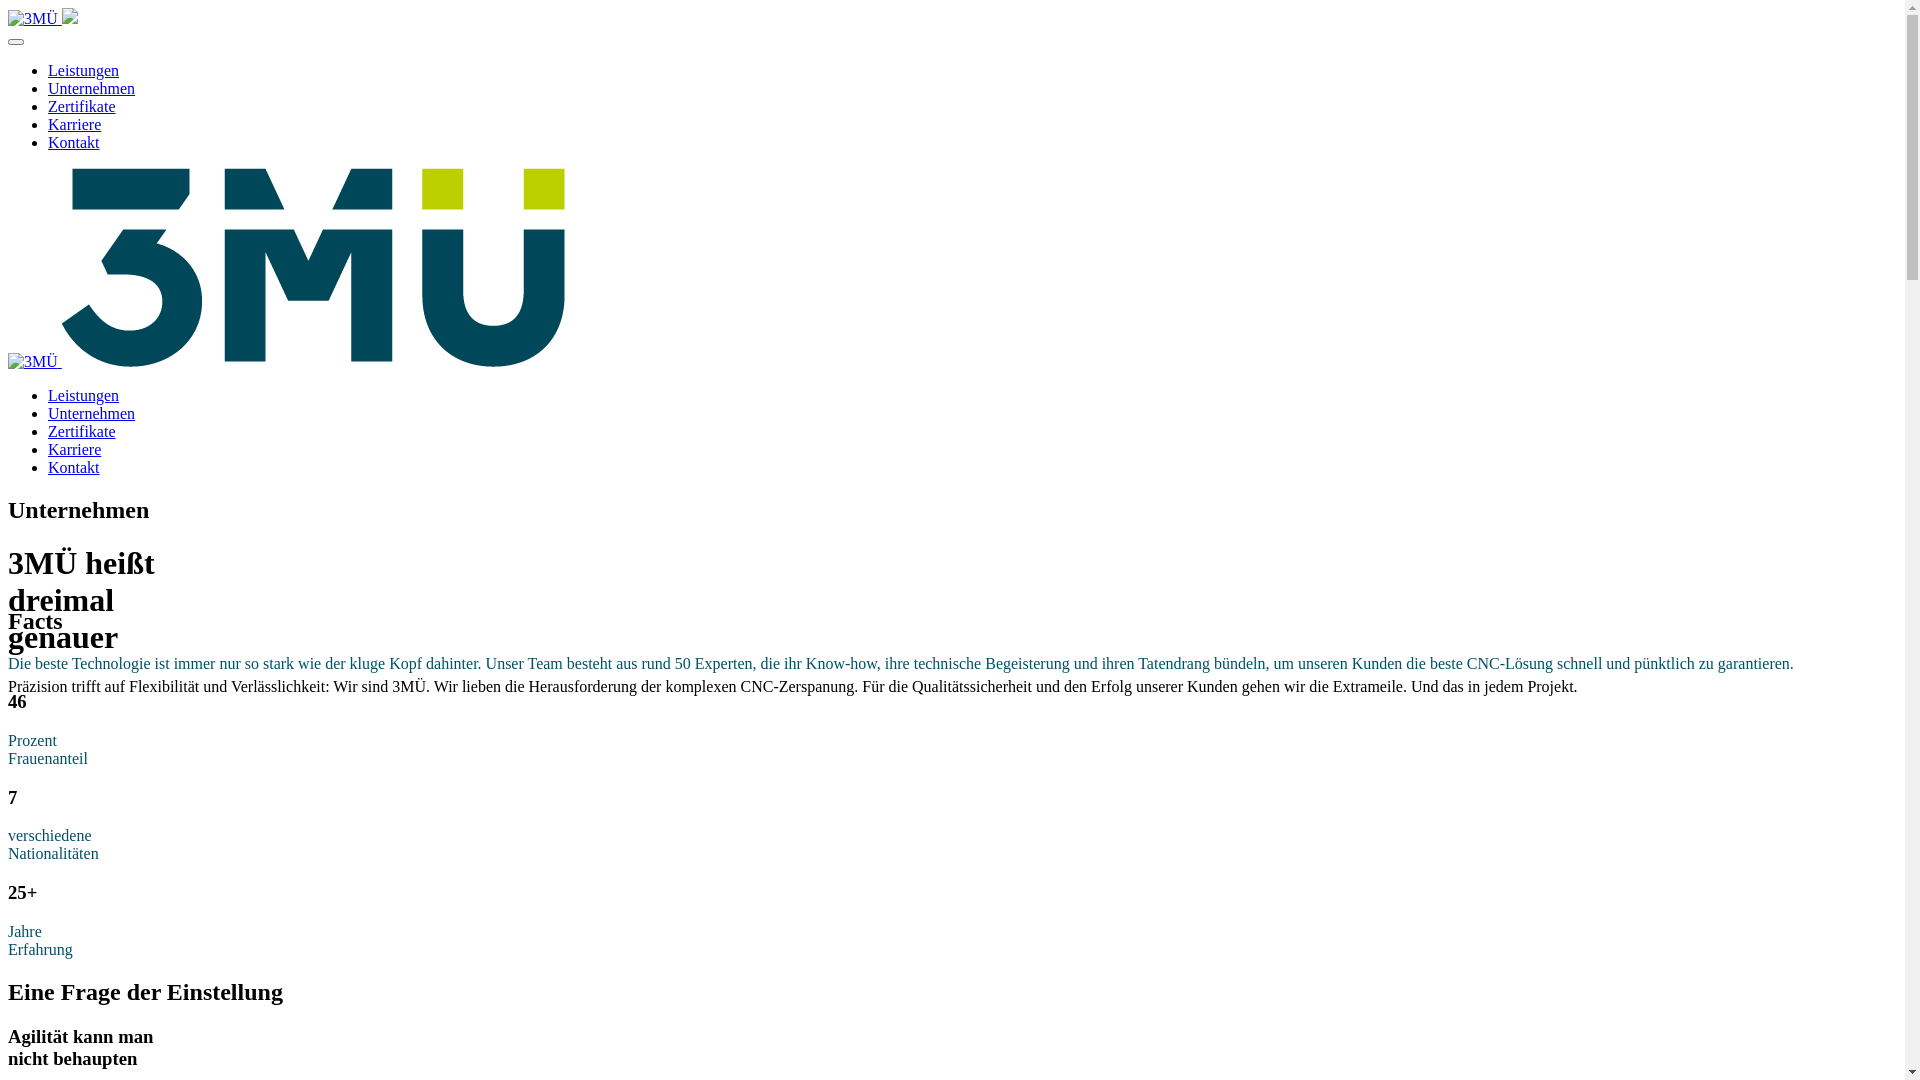 The width and height of the screenshot is (1920, 1080). Describe the element at coordinates (48, 412) in the screenshot. I see `'Unternehmen'` at that location.